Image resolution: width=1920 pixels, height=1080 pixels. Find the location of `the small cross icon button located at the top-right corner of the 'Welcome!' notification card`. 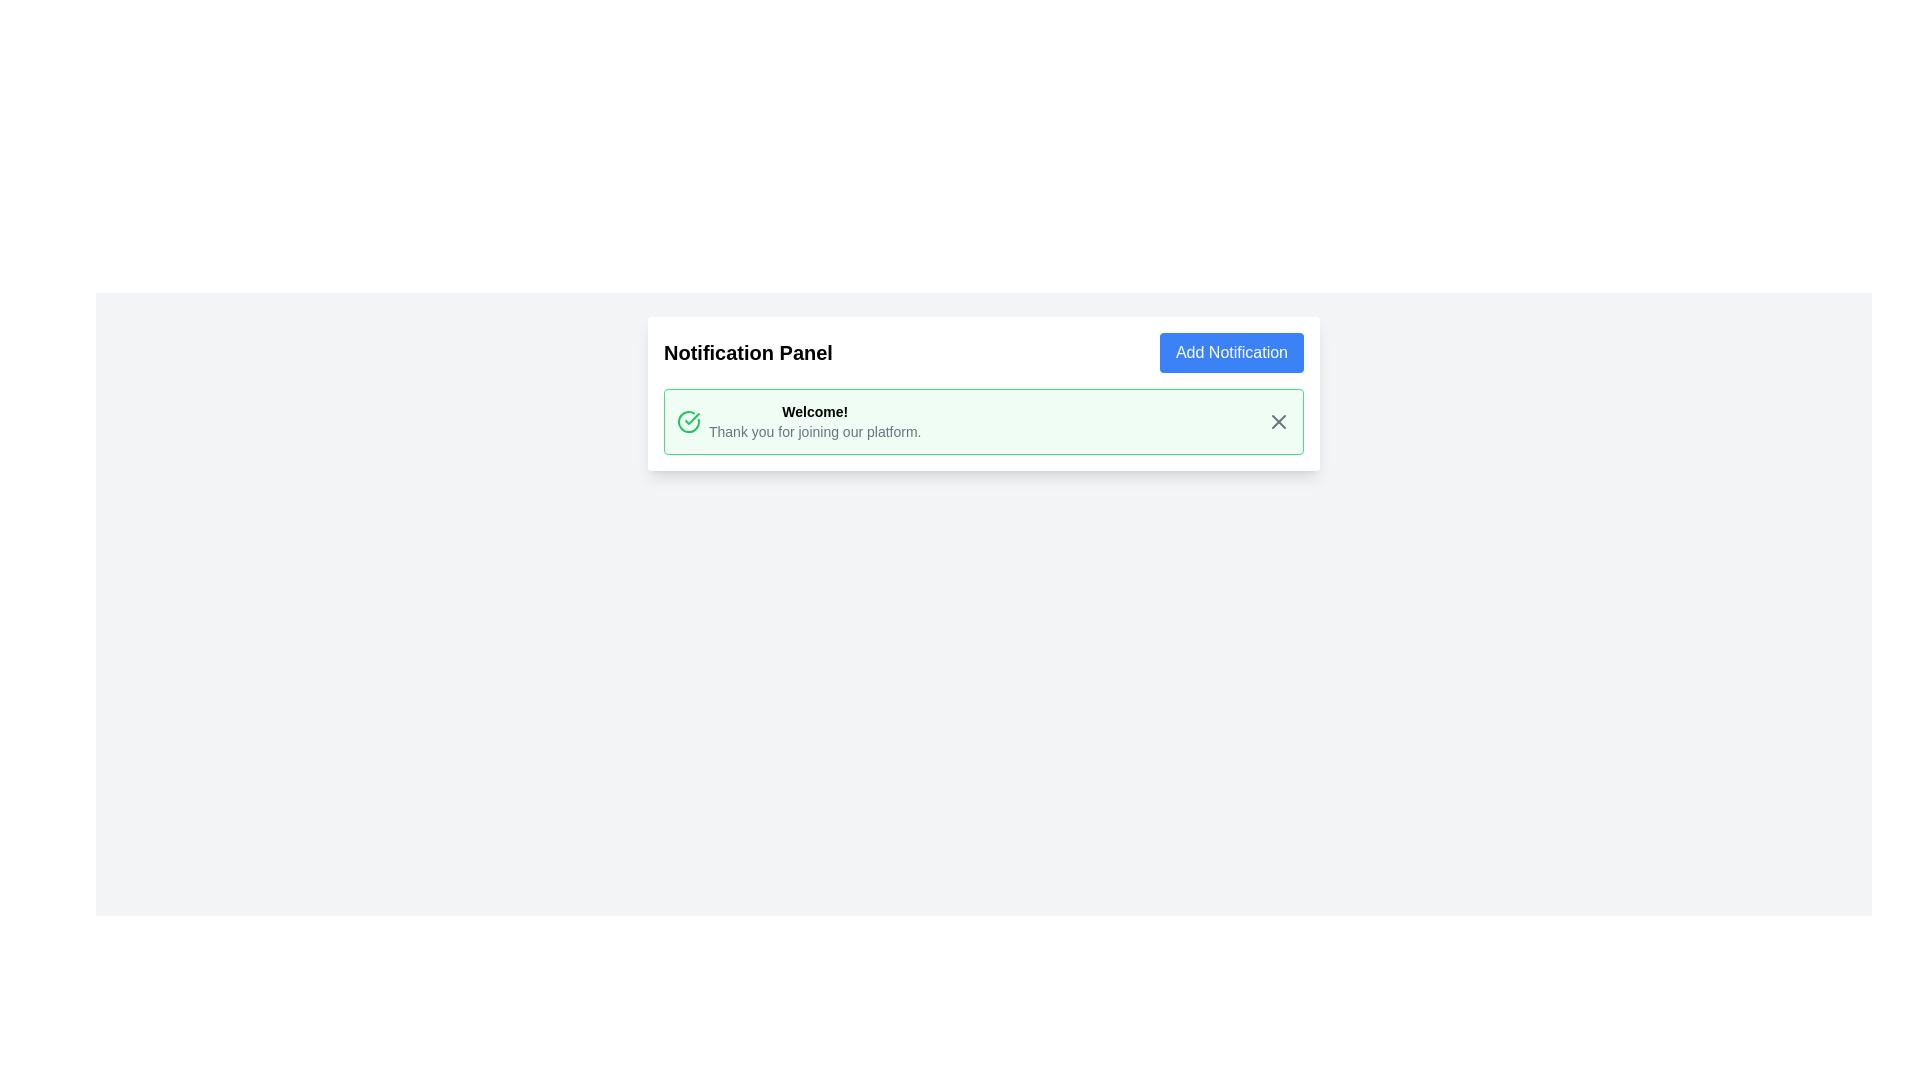

the small cross icon button located at the top-right corner of the 'Welcome!' notification card is located at coordinates (1277, 420).